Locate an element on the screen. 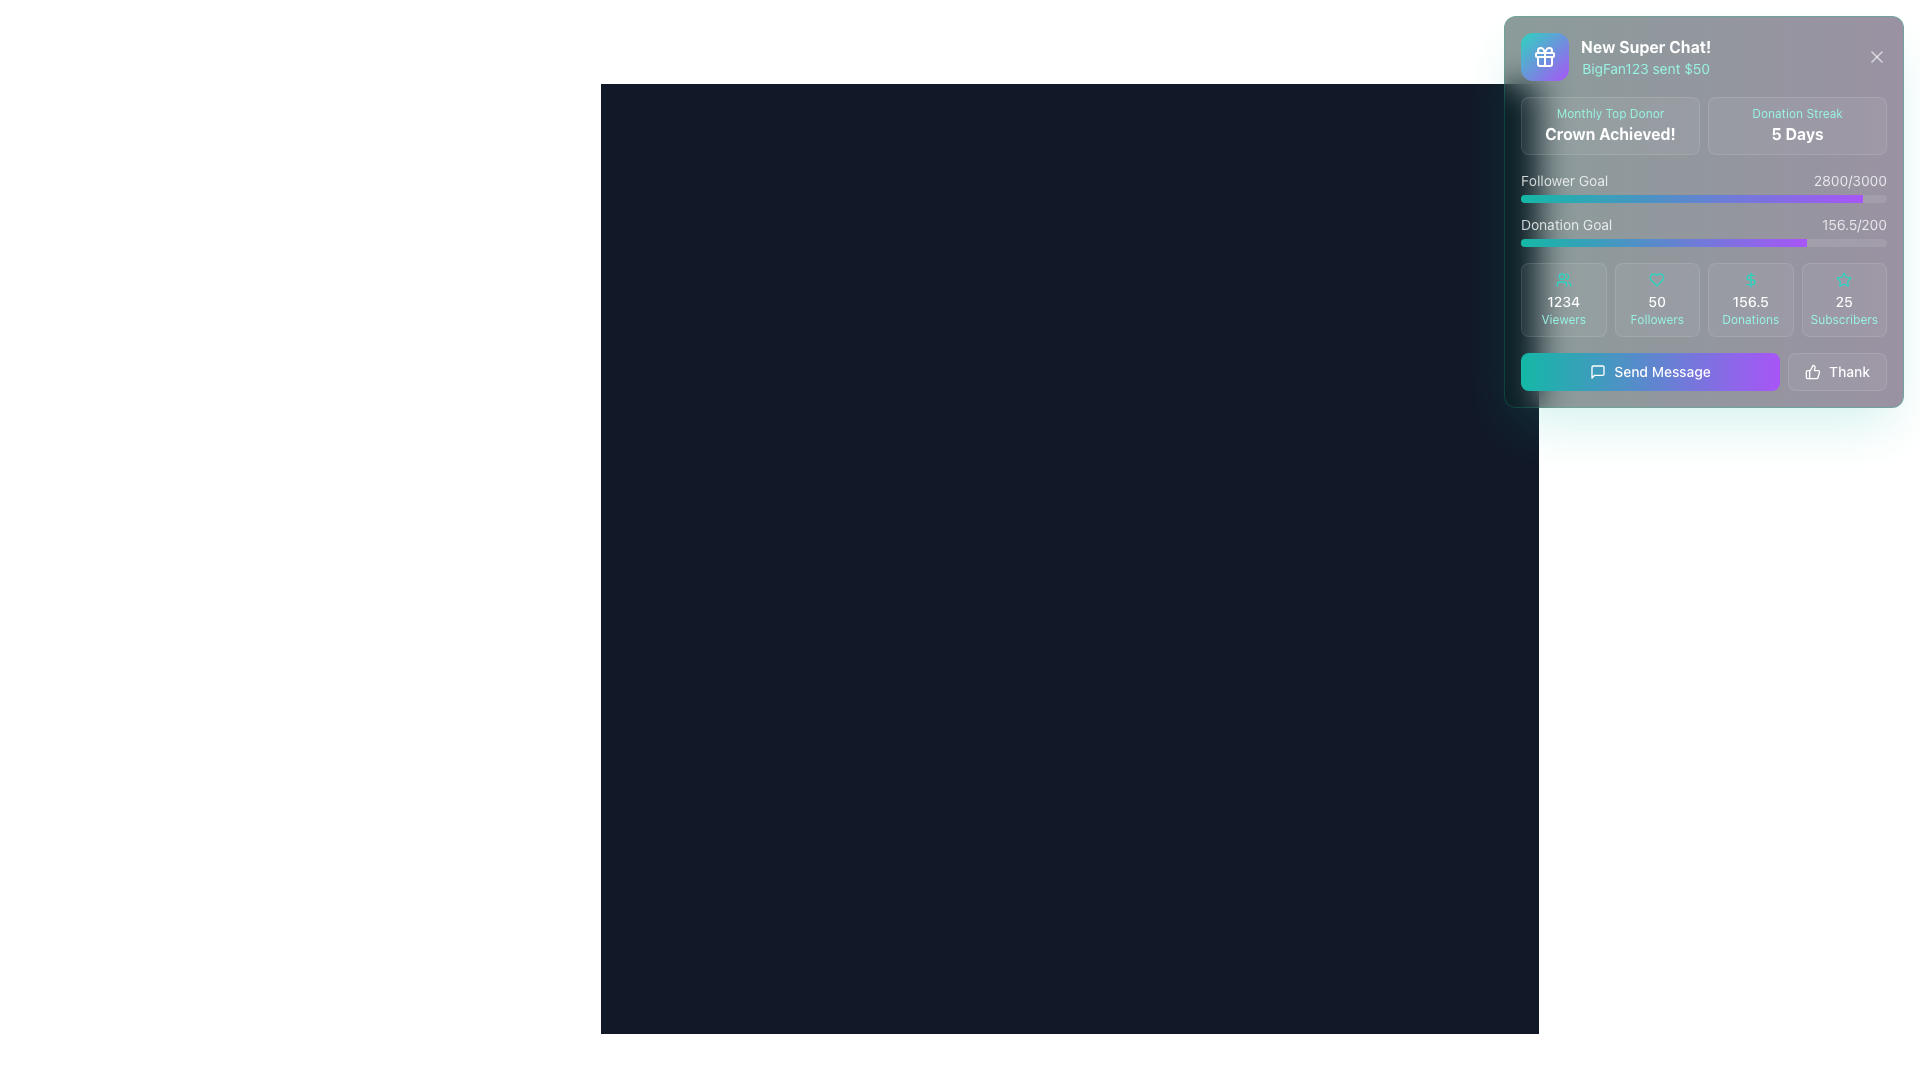 The width and height of the screenshot is (1920, 1080). value displayed in the static text element showing '156.5', which is in white font on a light gray background, positioned above the 'donations' text is located at coordinates (1749, 301).